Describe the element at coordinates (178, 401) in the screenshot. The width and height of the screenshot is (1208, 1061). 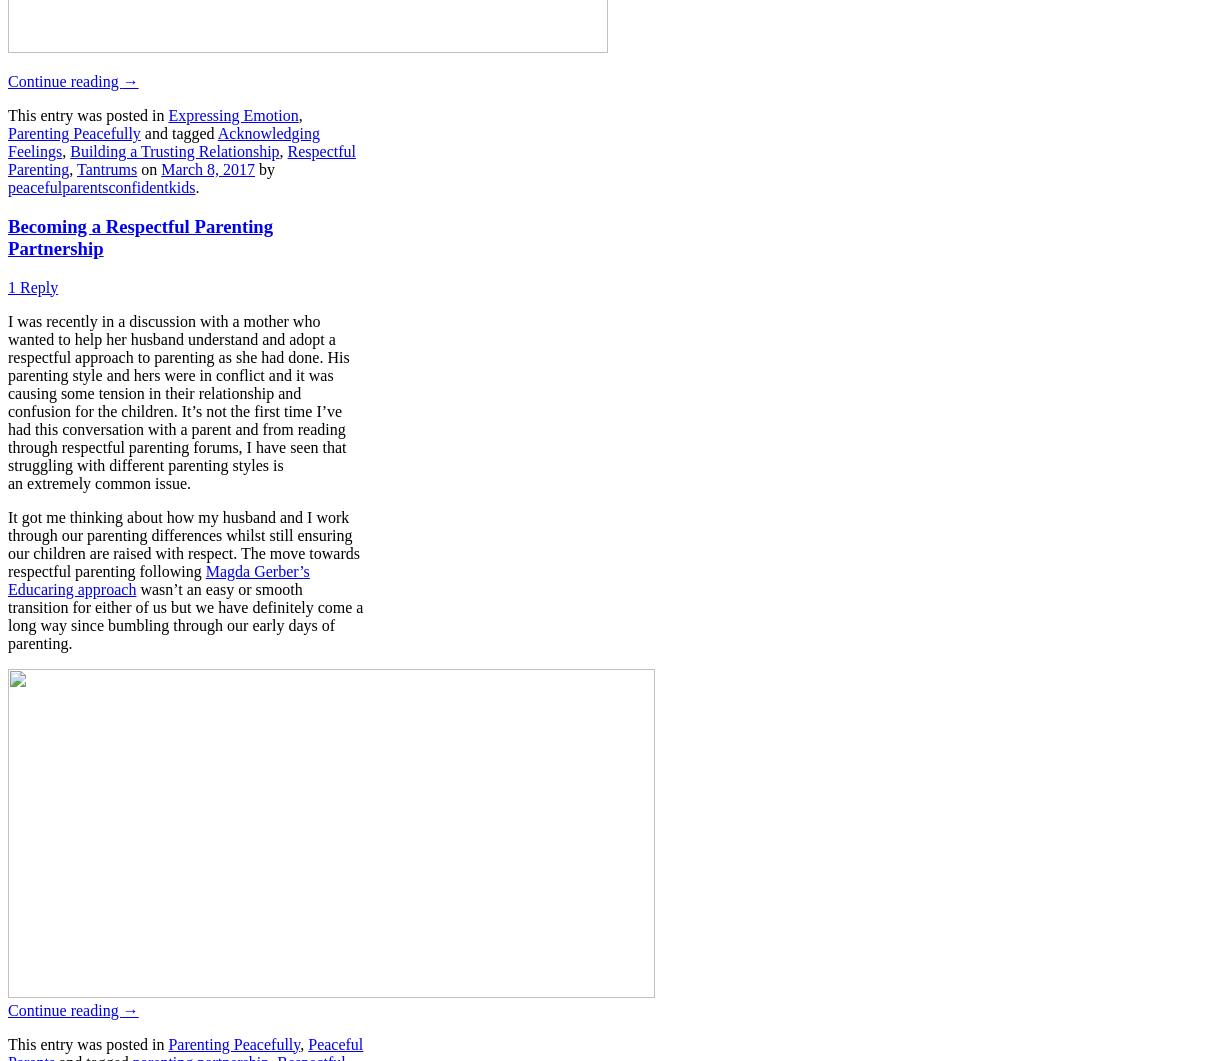
I see `'I was recently in a discussion with a mother who wanted to help her husband understand and adopt a respectful approach to parenting as she had done. His parenting style and hers were in conflict and it was causing some tension in their relationship and confusion for the children. It’s not the first time I’ve had this conversation with a parent and from reading through respectful parenting forums, I have seen that struggling with different parenting styles is an extremely common issue.'` at that location.